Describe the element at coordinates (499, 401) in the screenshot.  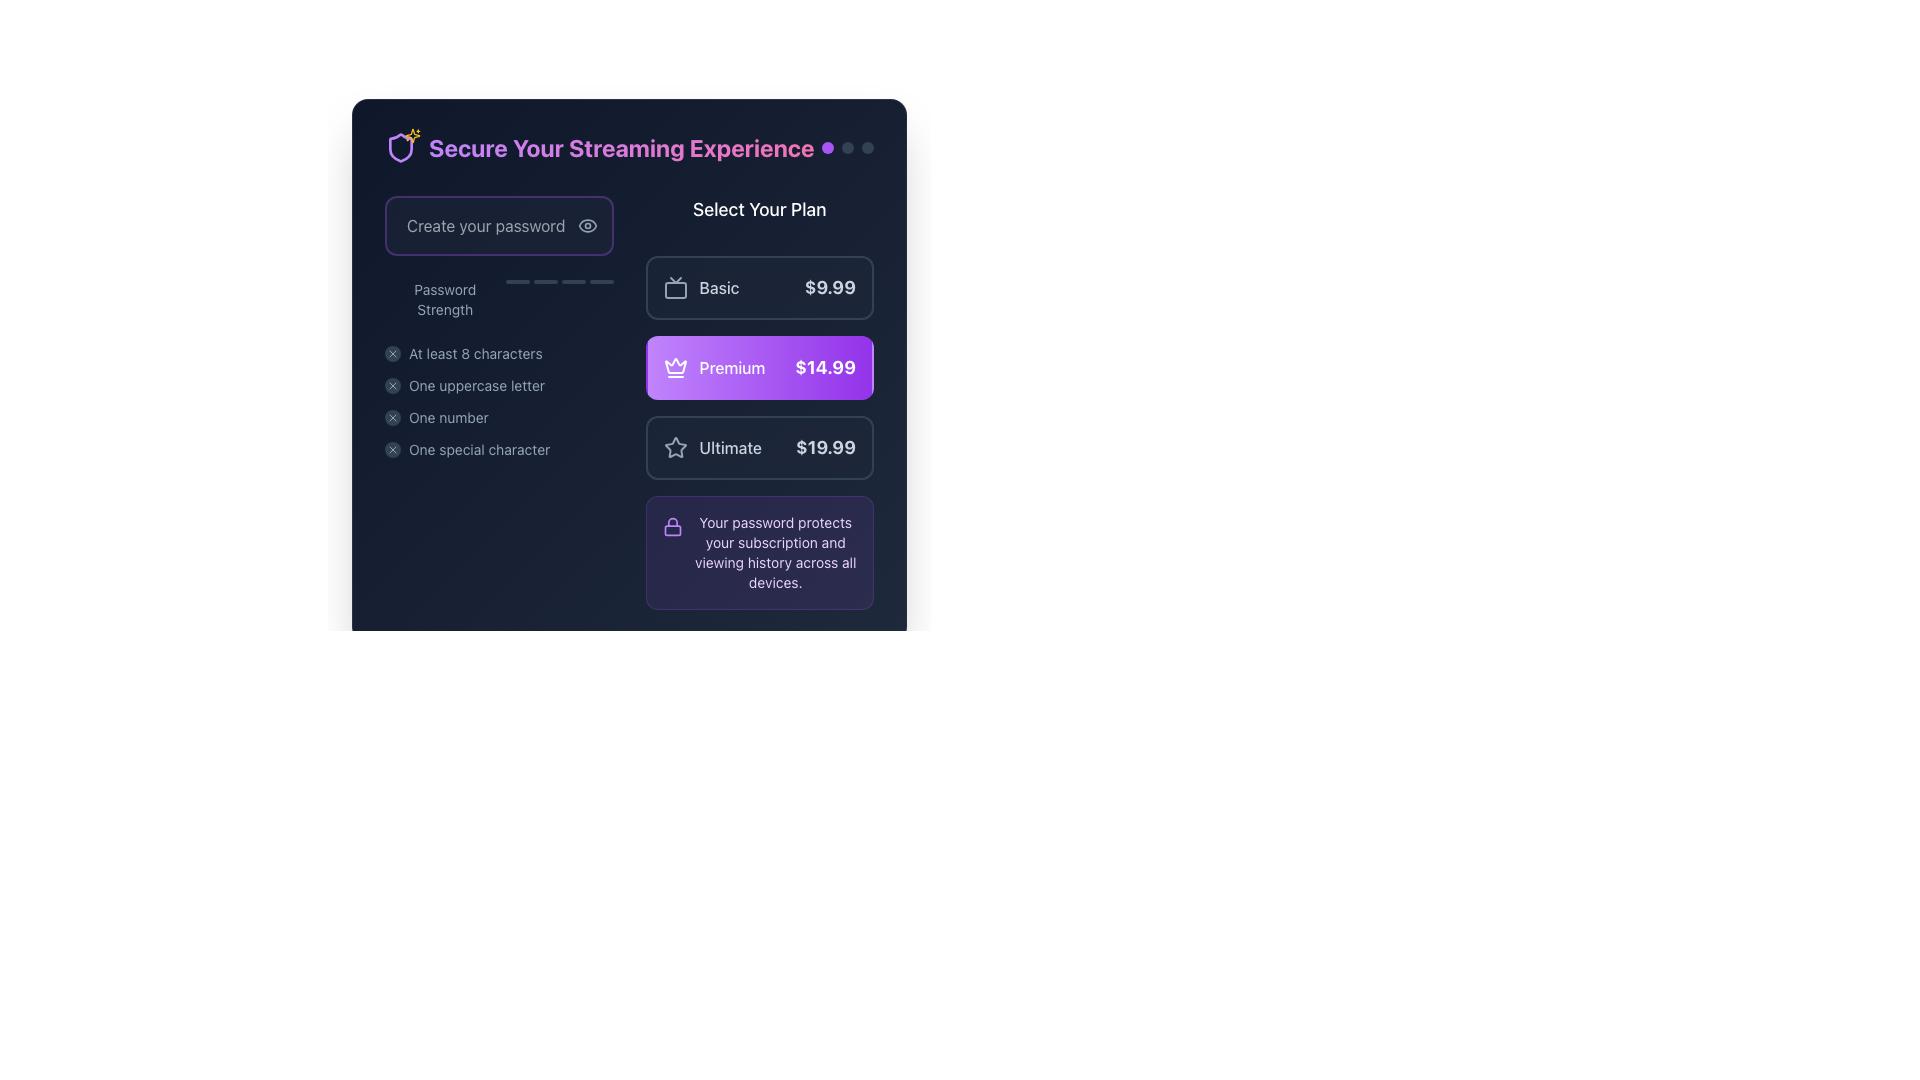
I see `details listed in the instructional list of password requirements, which includes items like 'At least 8 characters', 'One uppercase letter', 'One number', and 'One special character'` at that location.